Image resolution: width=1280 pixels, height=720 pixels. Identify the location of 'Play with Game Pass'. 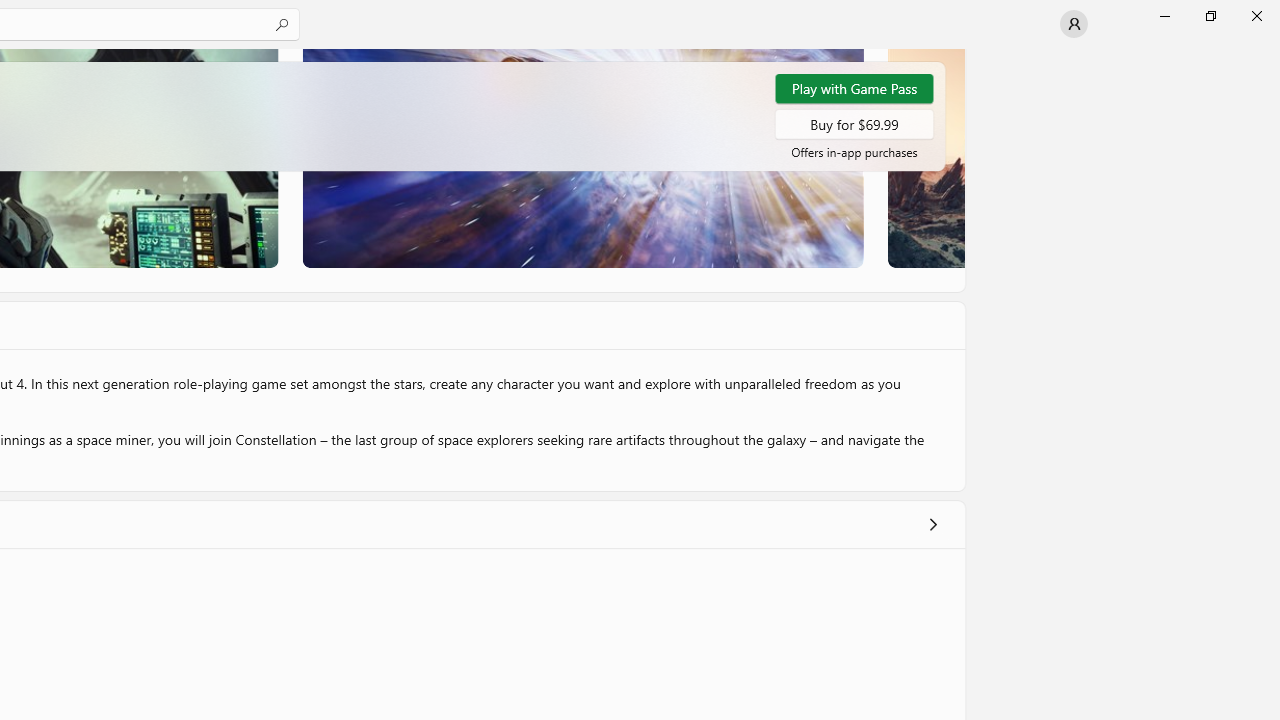
(854, 87).